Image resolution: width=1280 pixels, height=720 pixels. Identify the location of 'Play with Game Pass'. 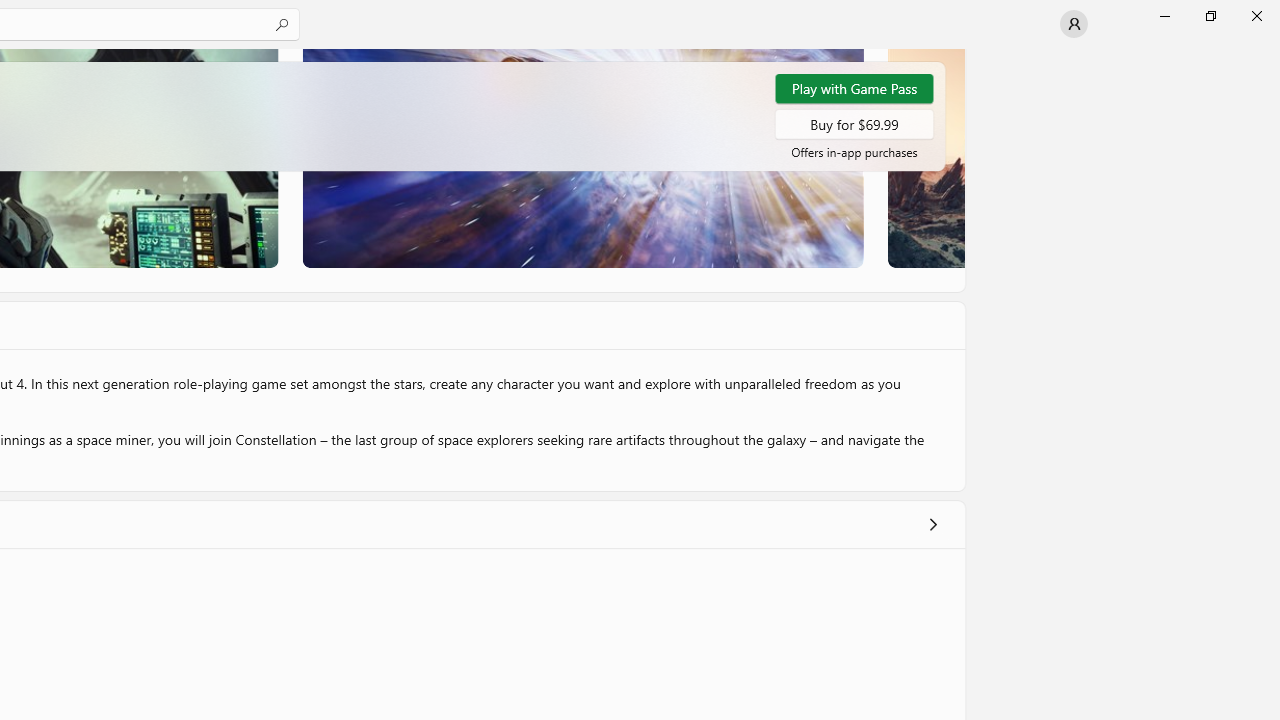
(854, 87).